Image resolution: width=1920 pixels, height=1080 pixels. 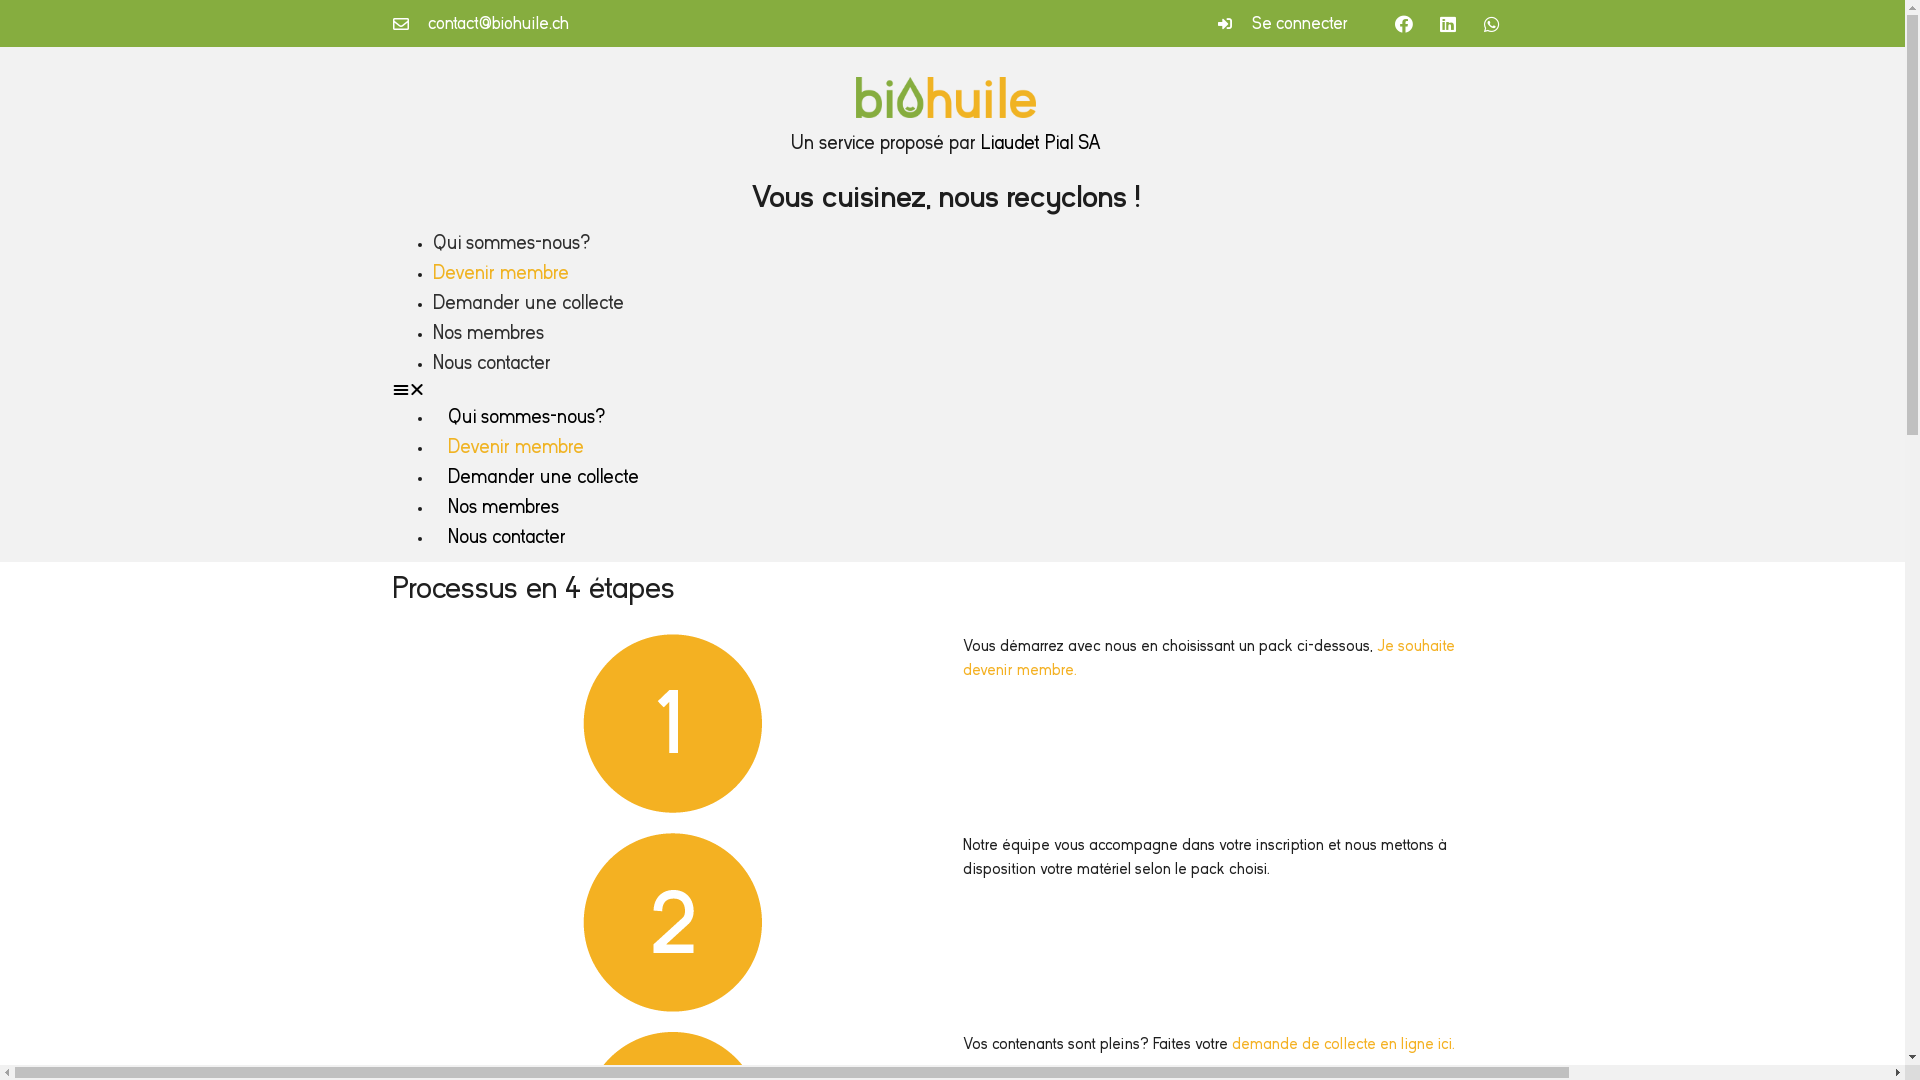 I want to click on 'Demander une collecte', so click(x=542, y=476).